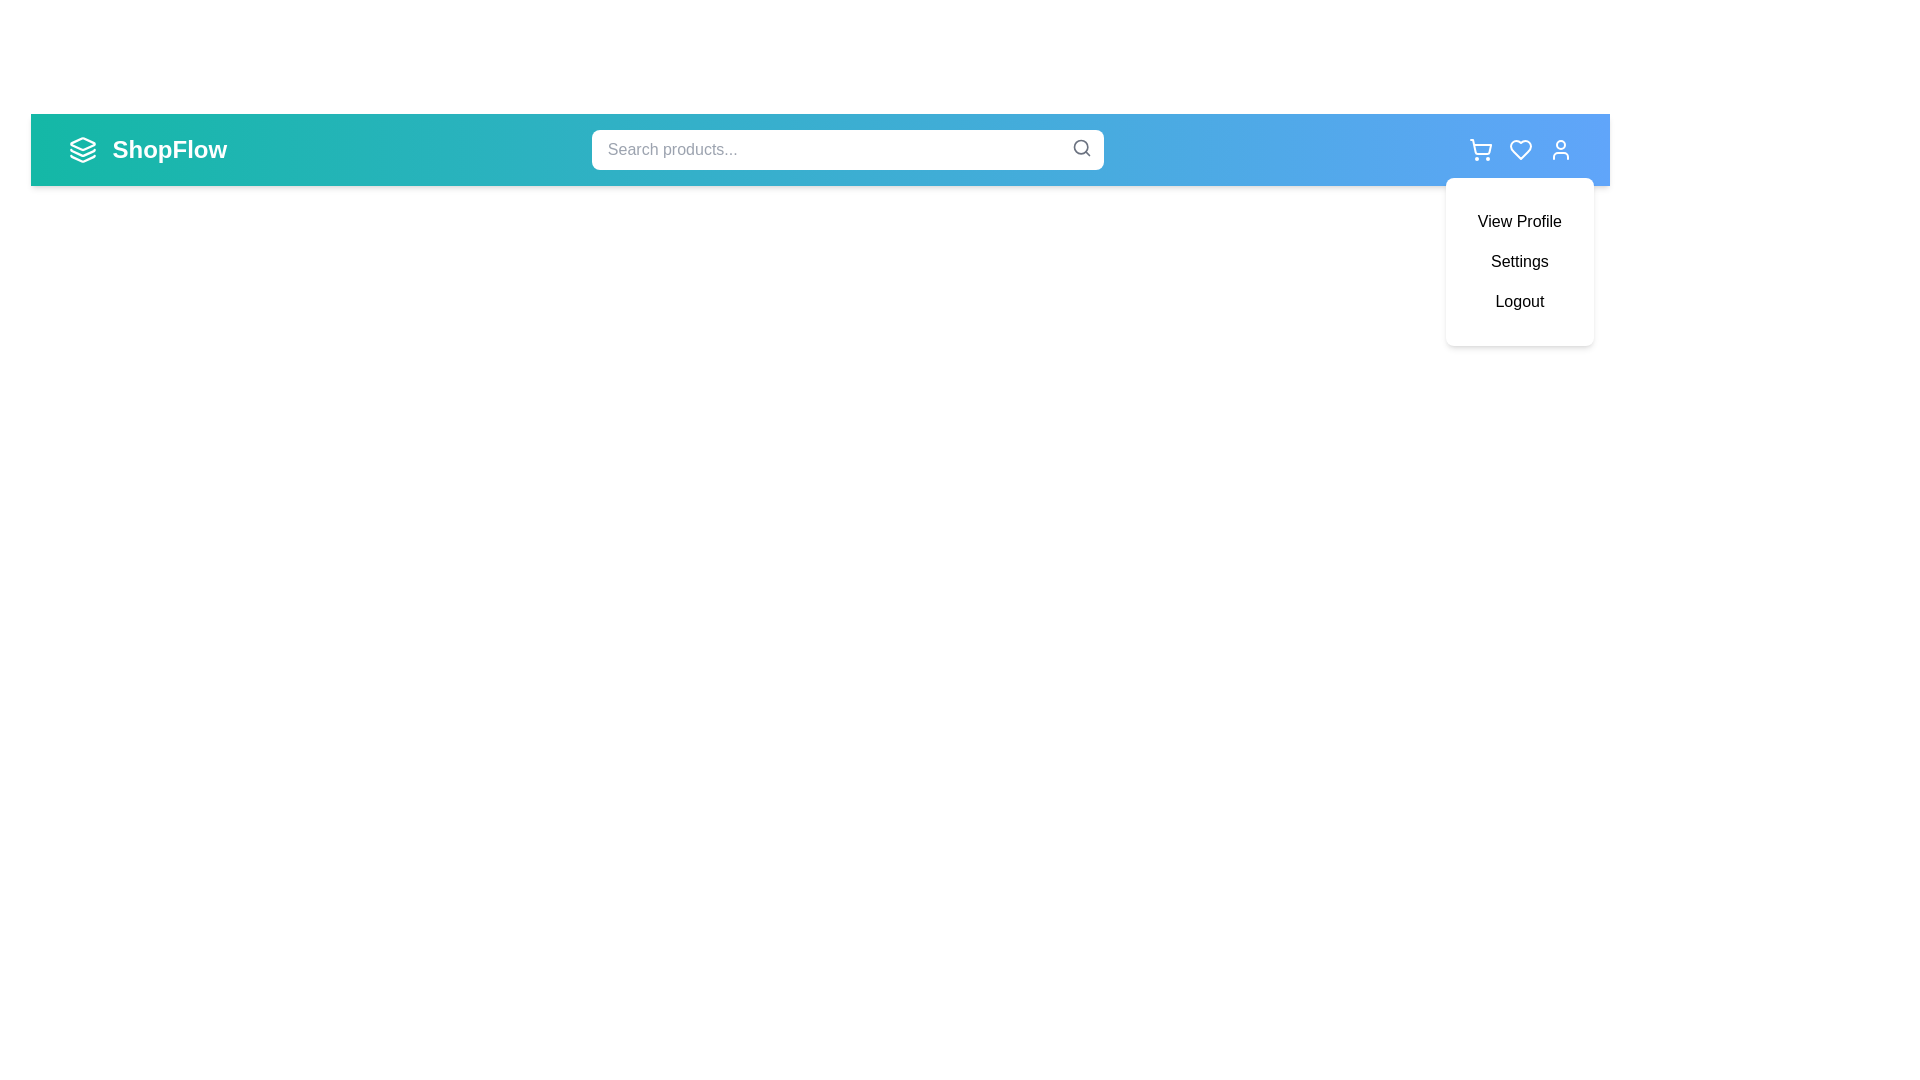 This screenshot has width=1920, height=1080. Describe the element at coordinates (847, 149) in the screenshot. I see `the search bar and type 'example text'` at that location.